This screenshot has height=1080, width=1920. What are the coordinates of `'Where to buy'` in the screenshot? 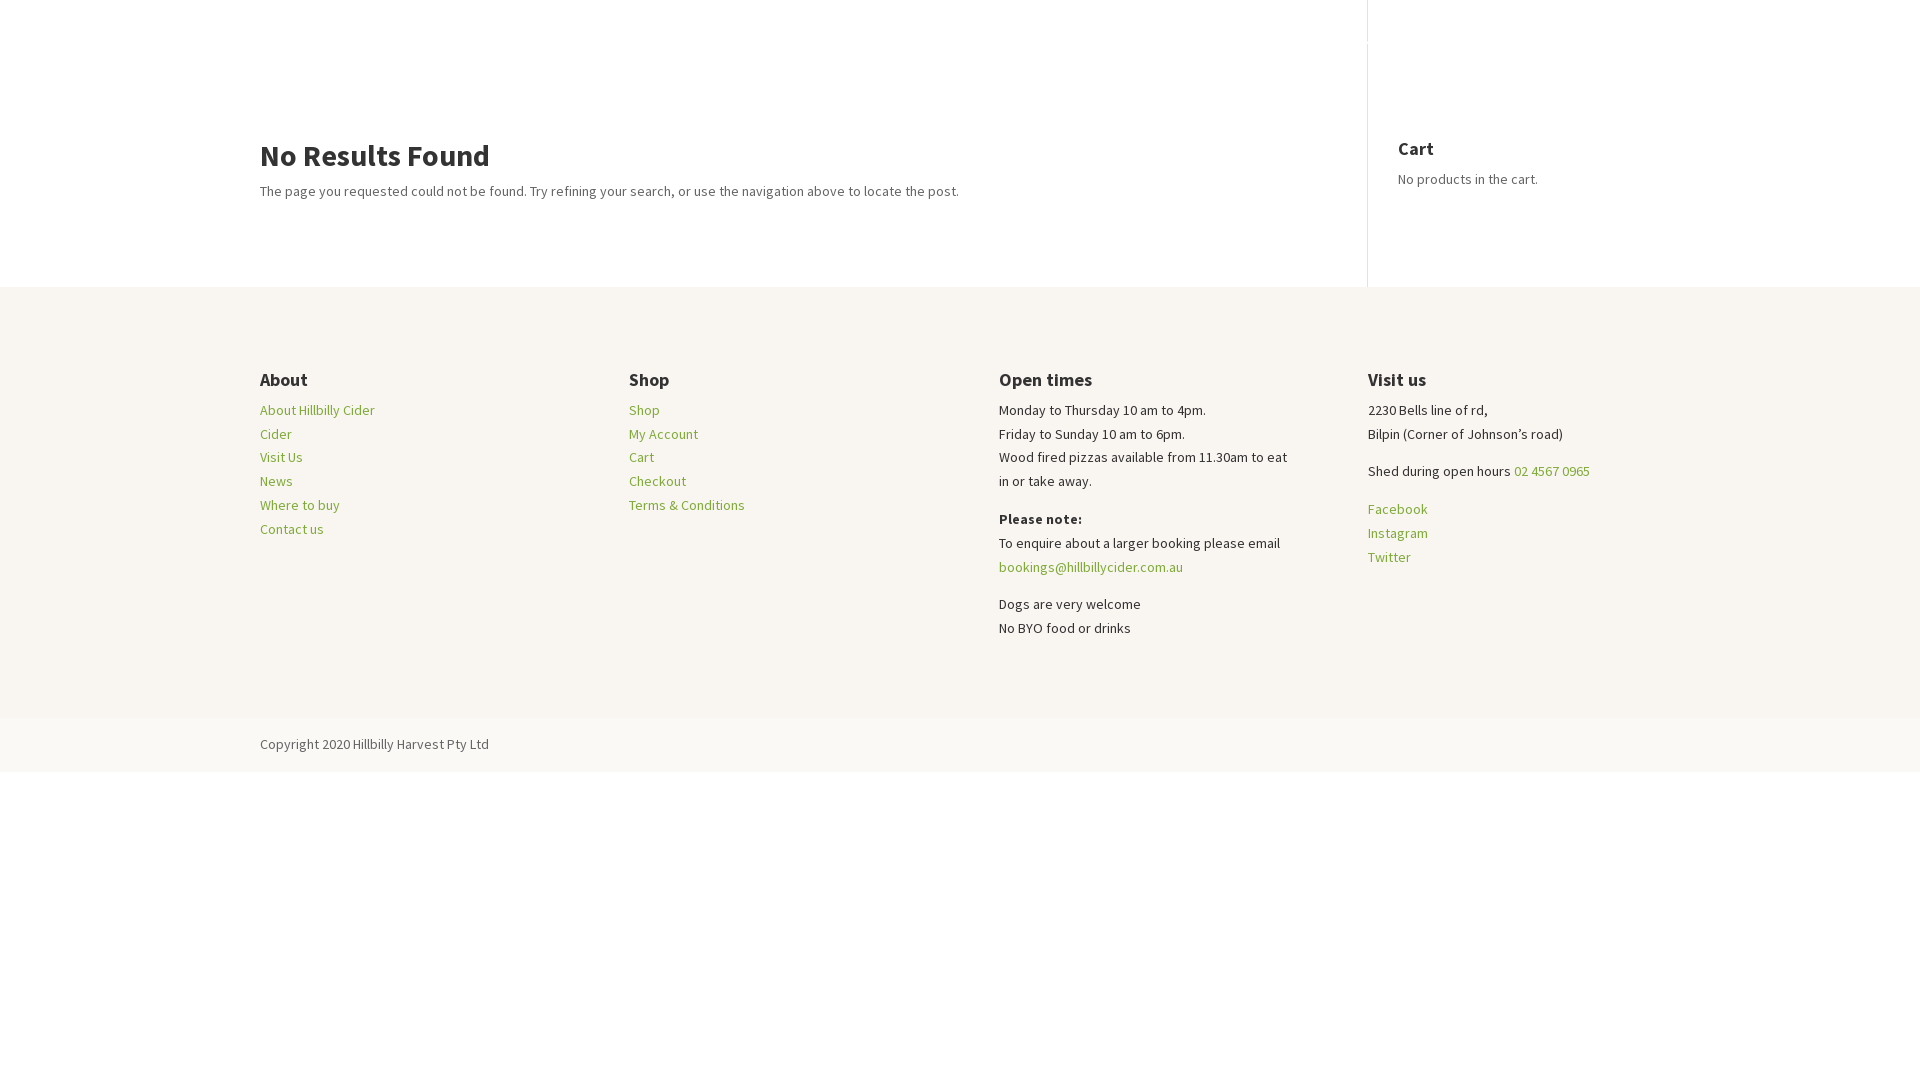 It's located at (298, 504).